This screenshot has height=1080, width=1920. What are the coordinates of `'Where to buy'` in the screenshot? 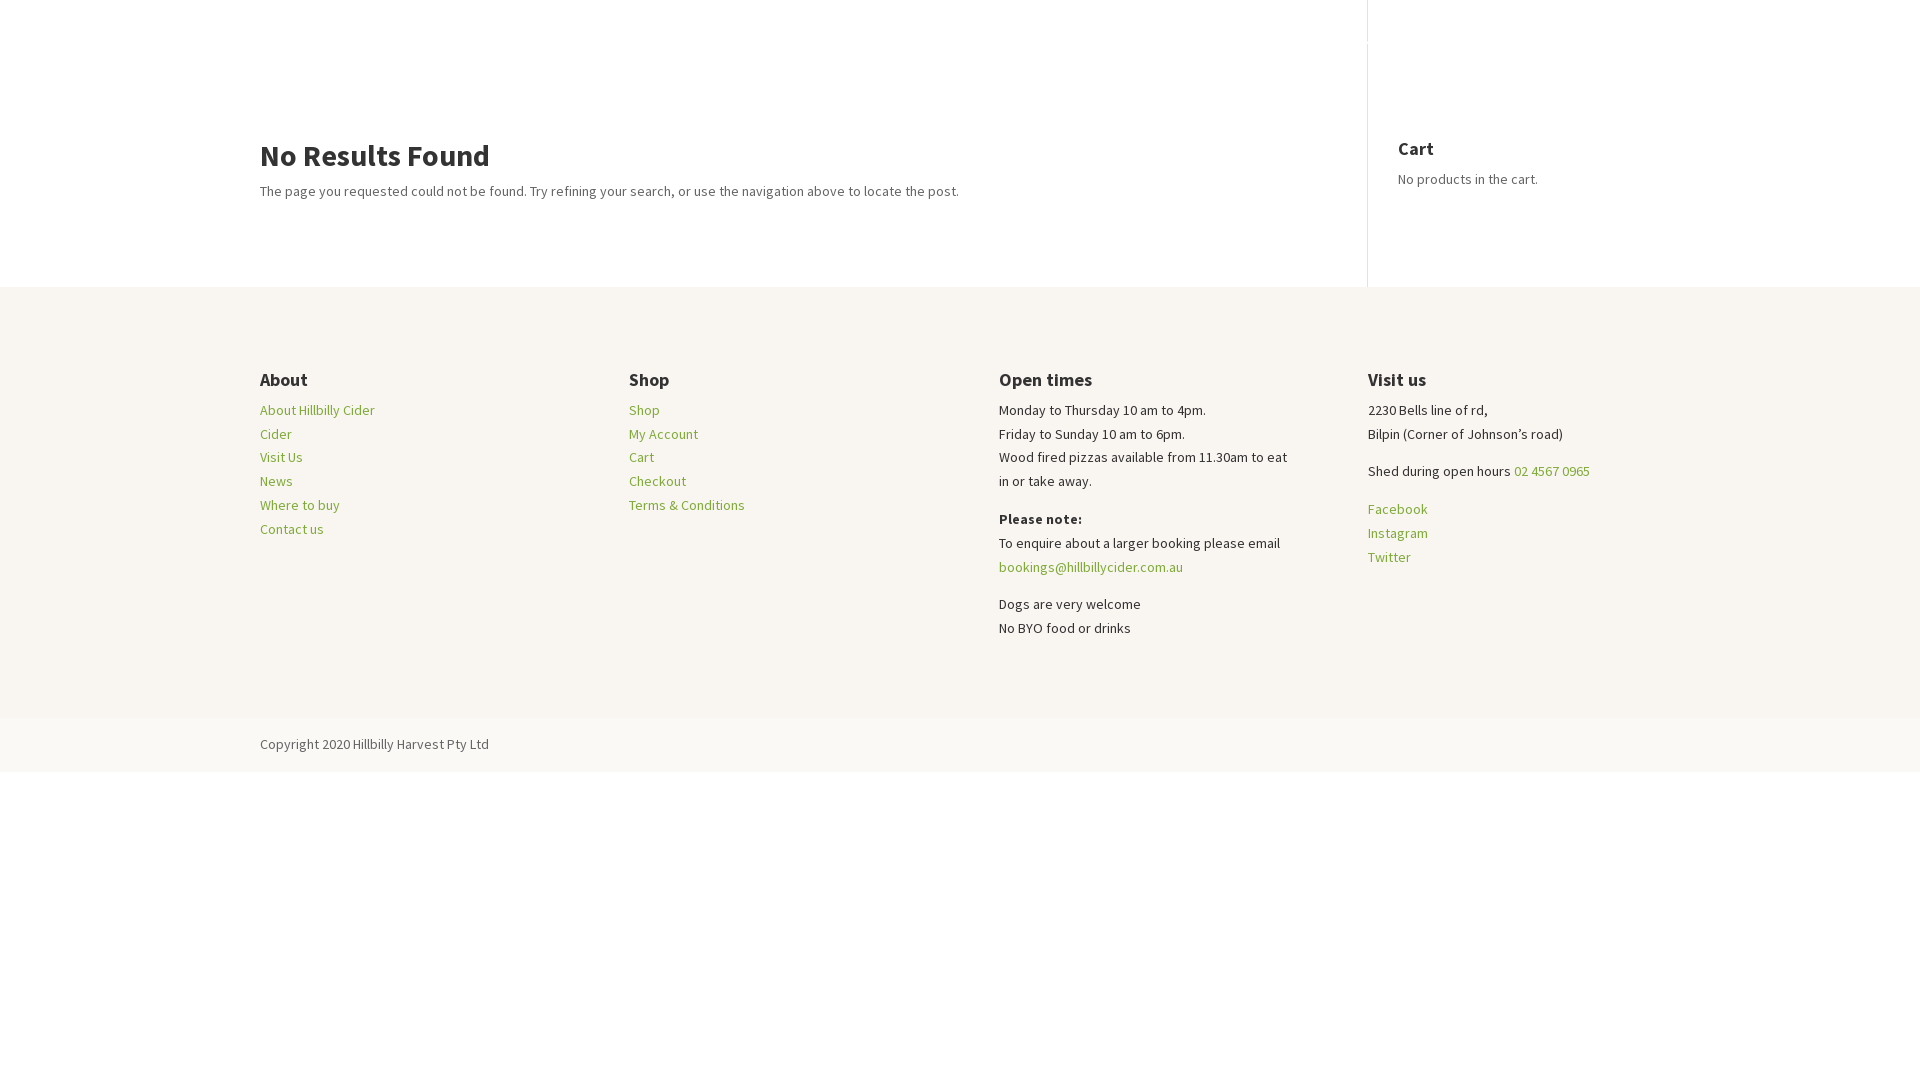 It's located at (298, 504).